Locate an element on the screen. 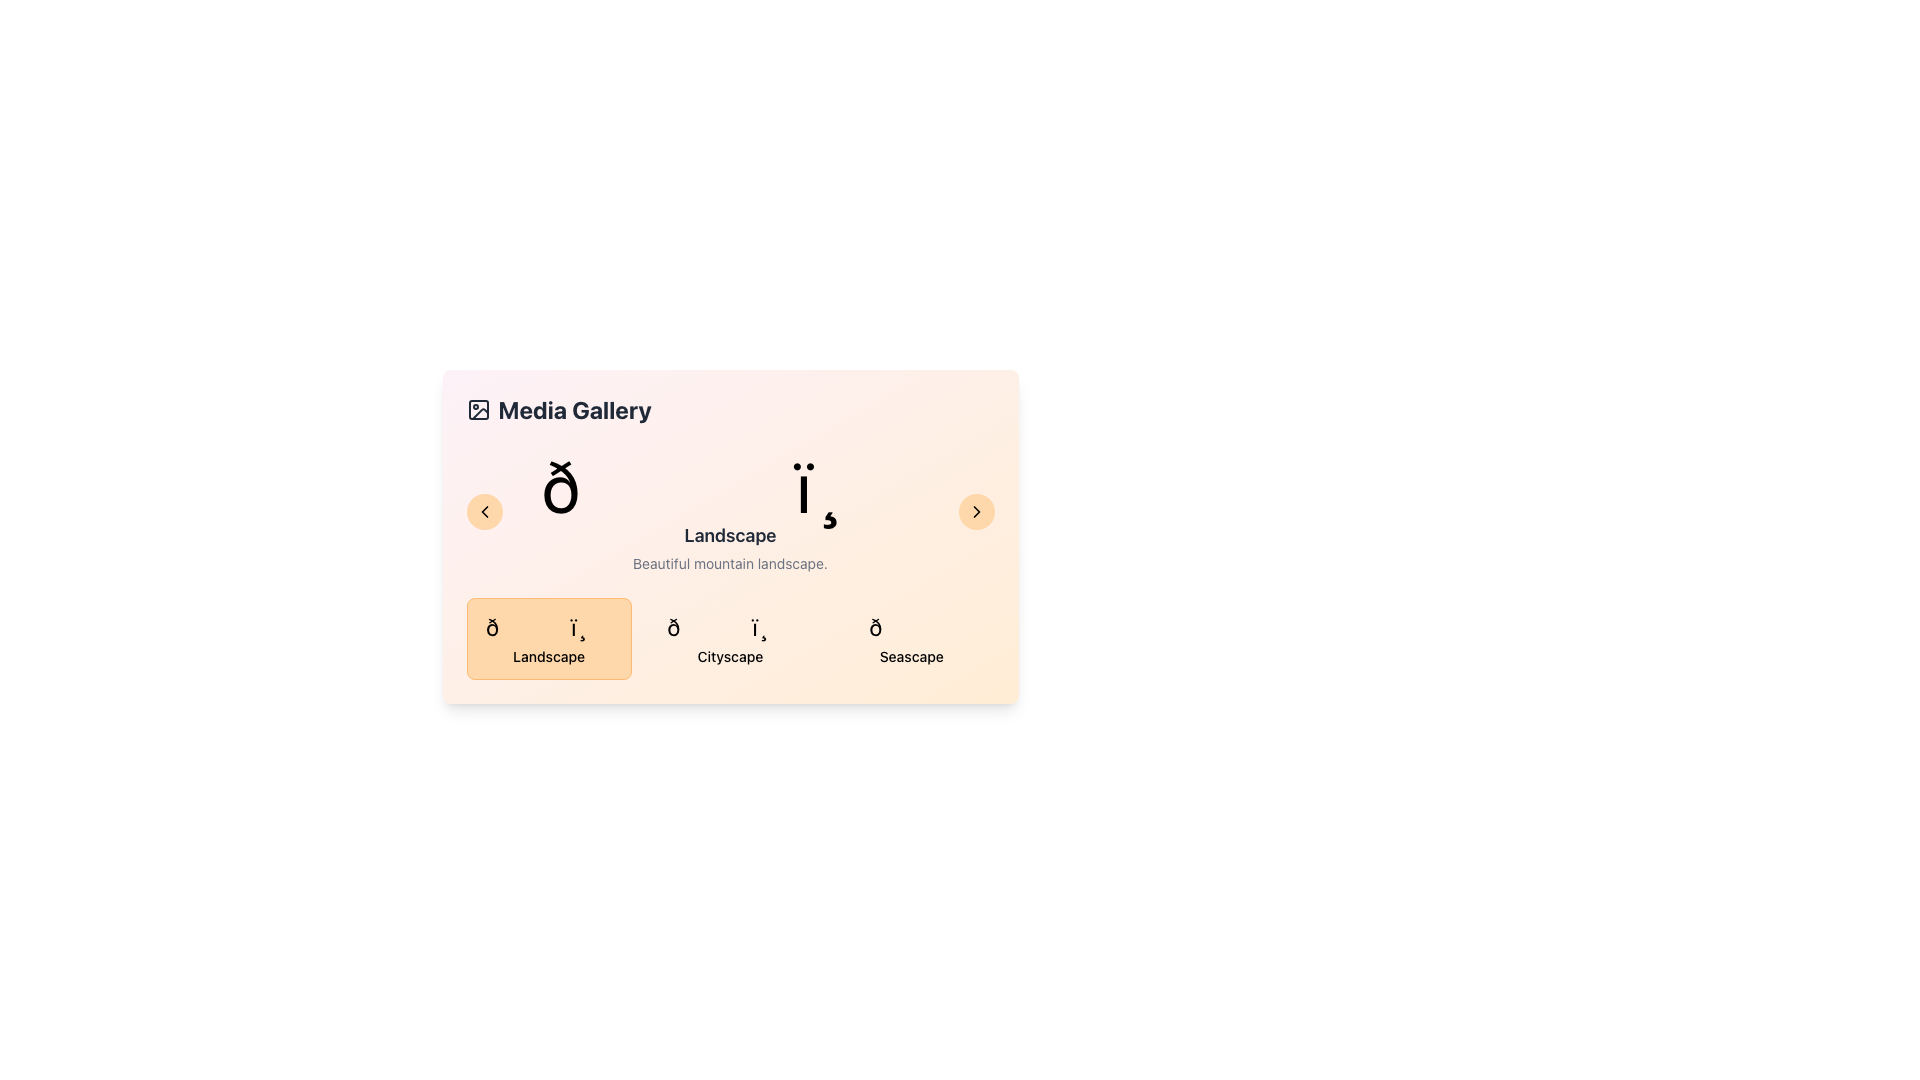  the 'Landscape' button located on the left side of the row of three buttons is located at coordinates (549, 639).